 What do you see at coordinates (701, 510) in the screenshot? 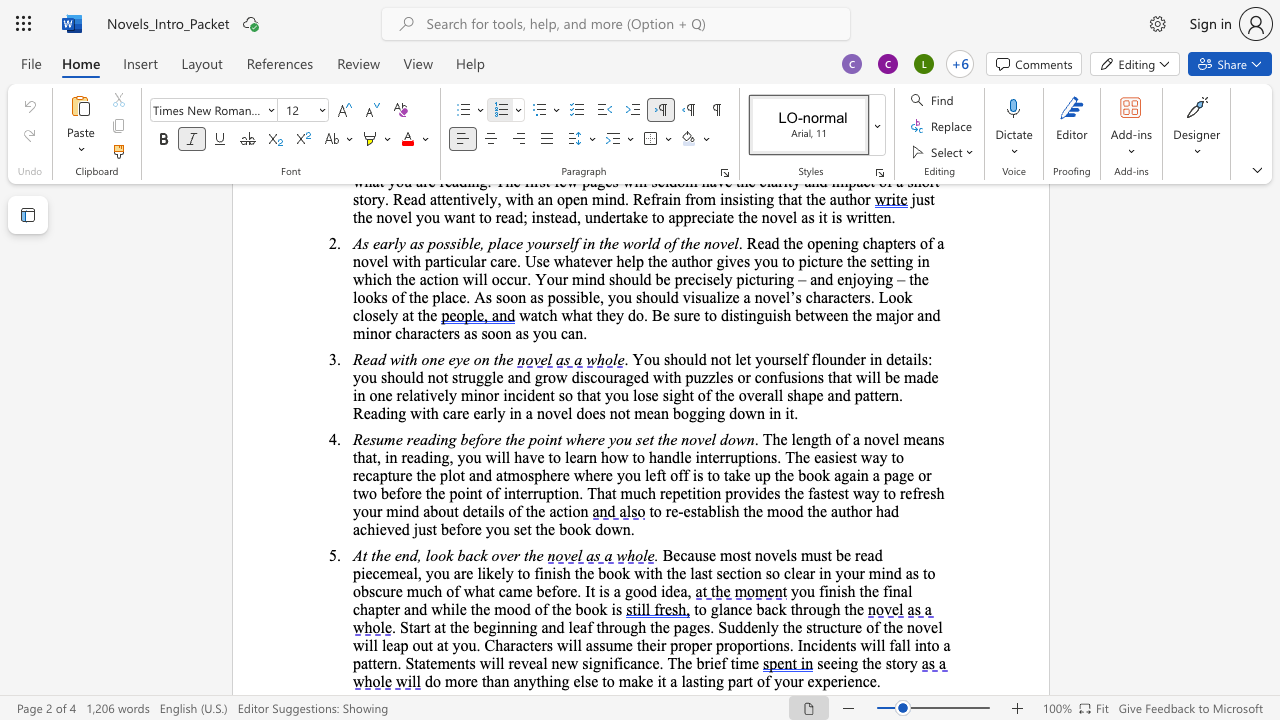
I see `the space between the continuous character "t" and "a" in the text` at bounding box center [701, 510].